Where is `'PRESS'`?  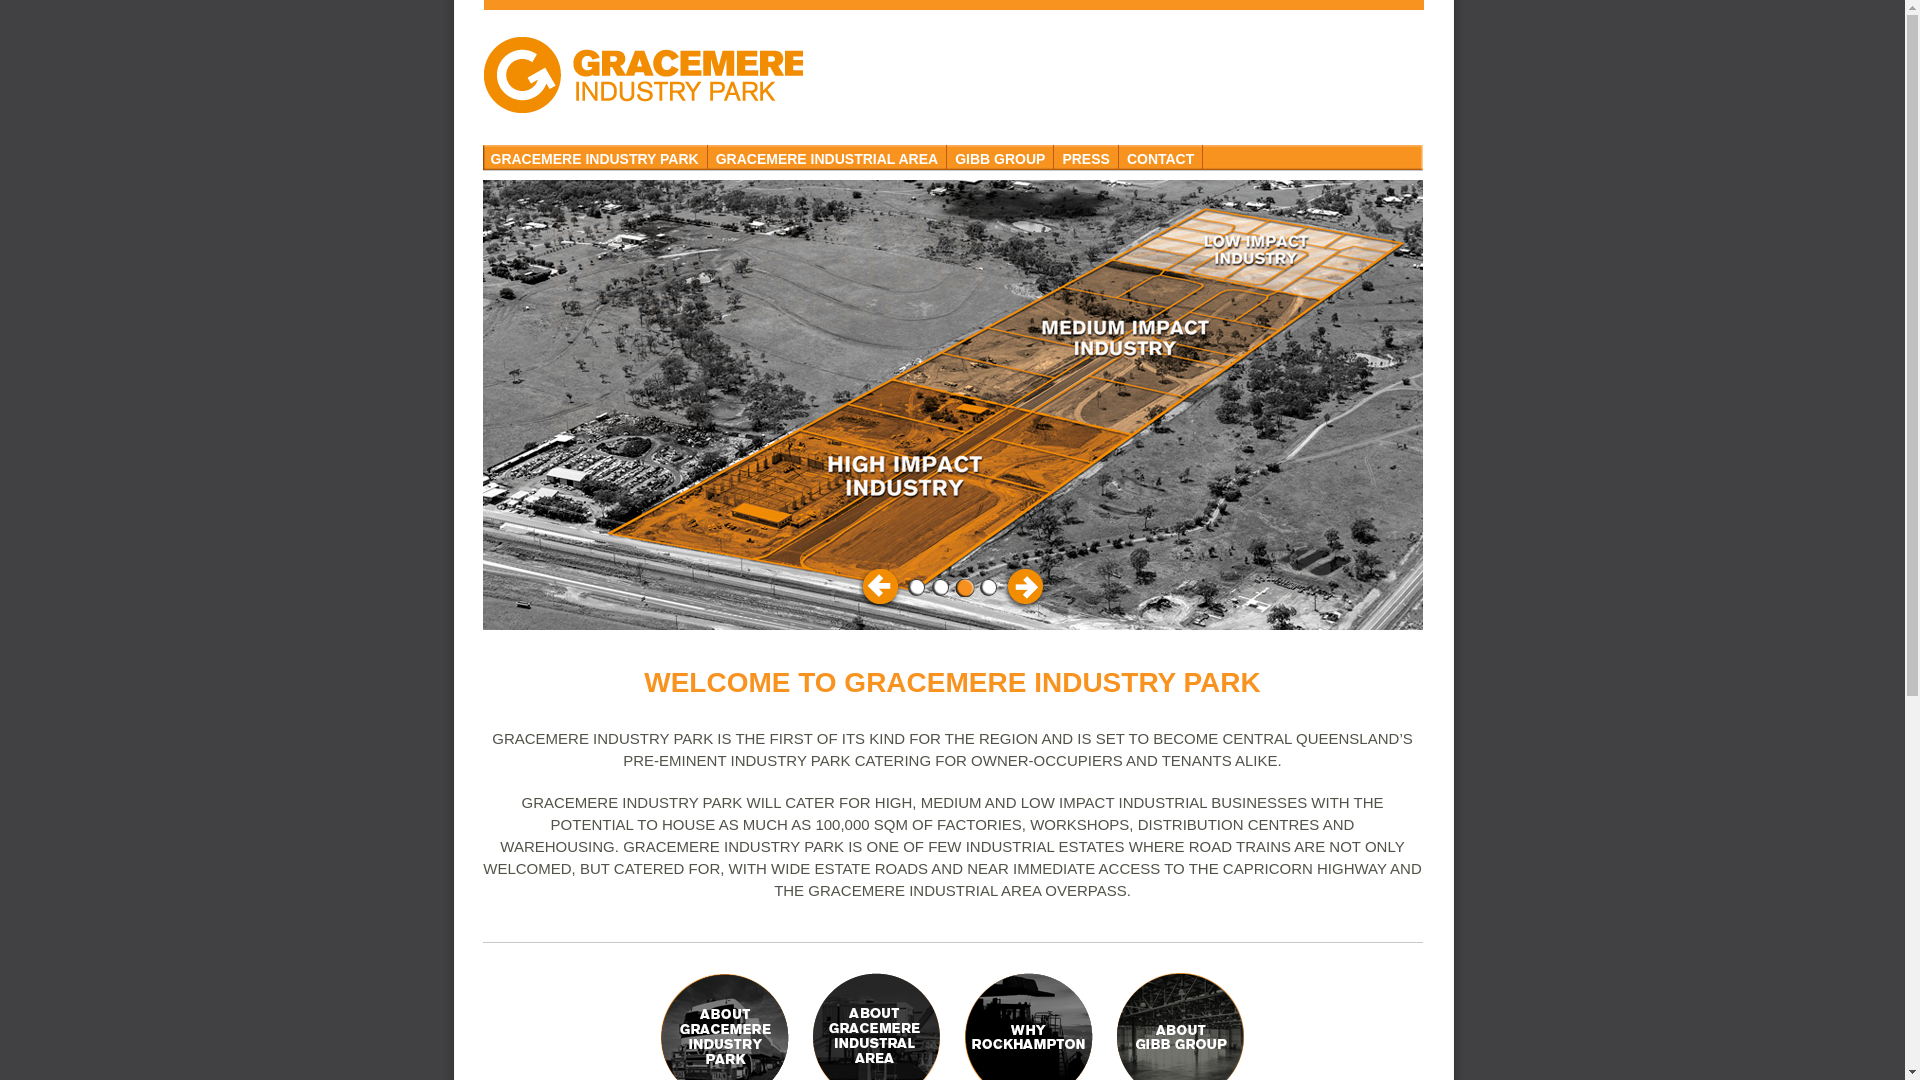 'PRESS' is located at coordinates (1084, 156).